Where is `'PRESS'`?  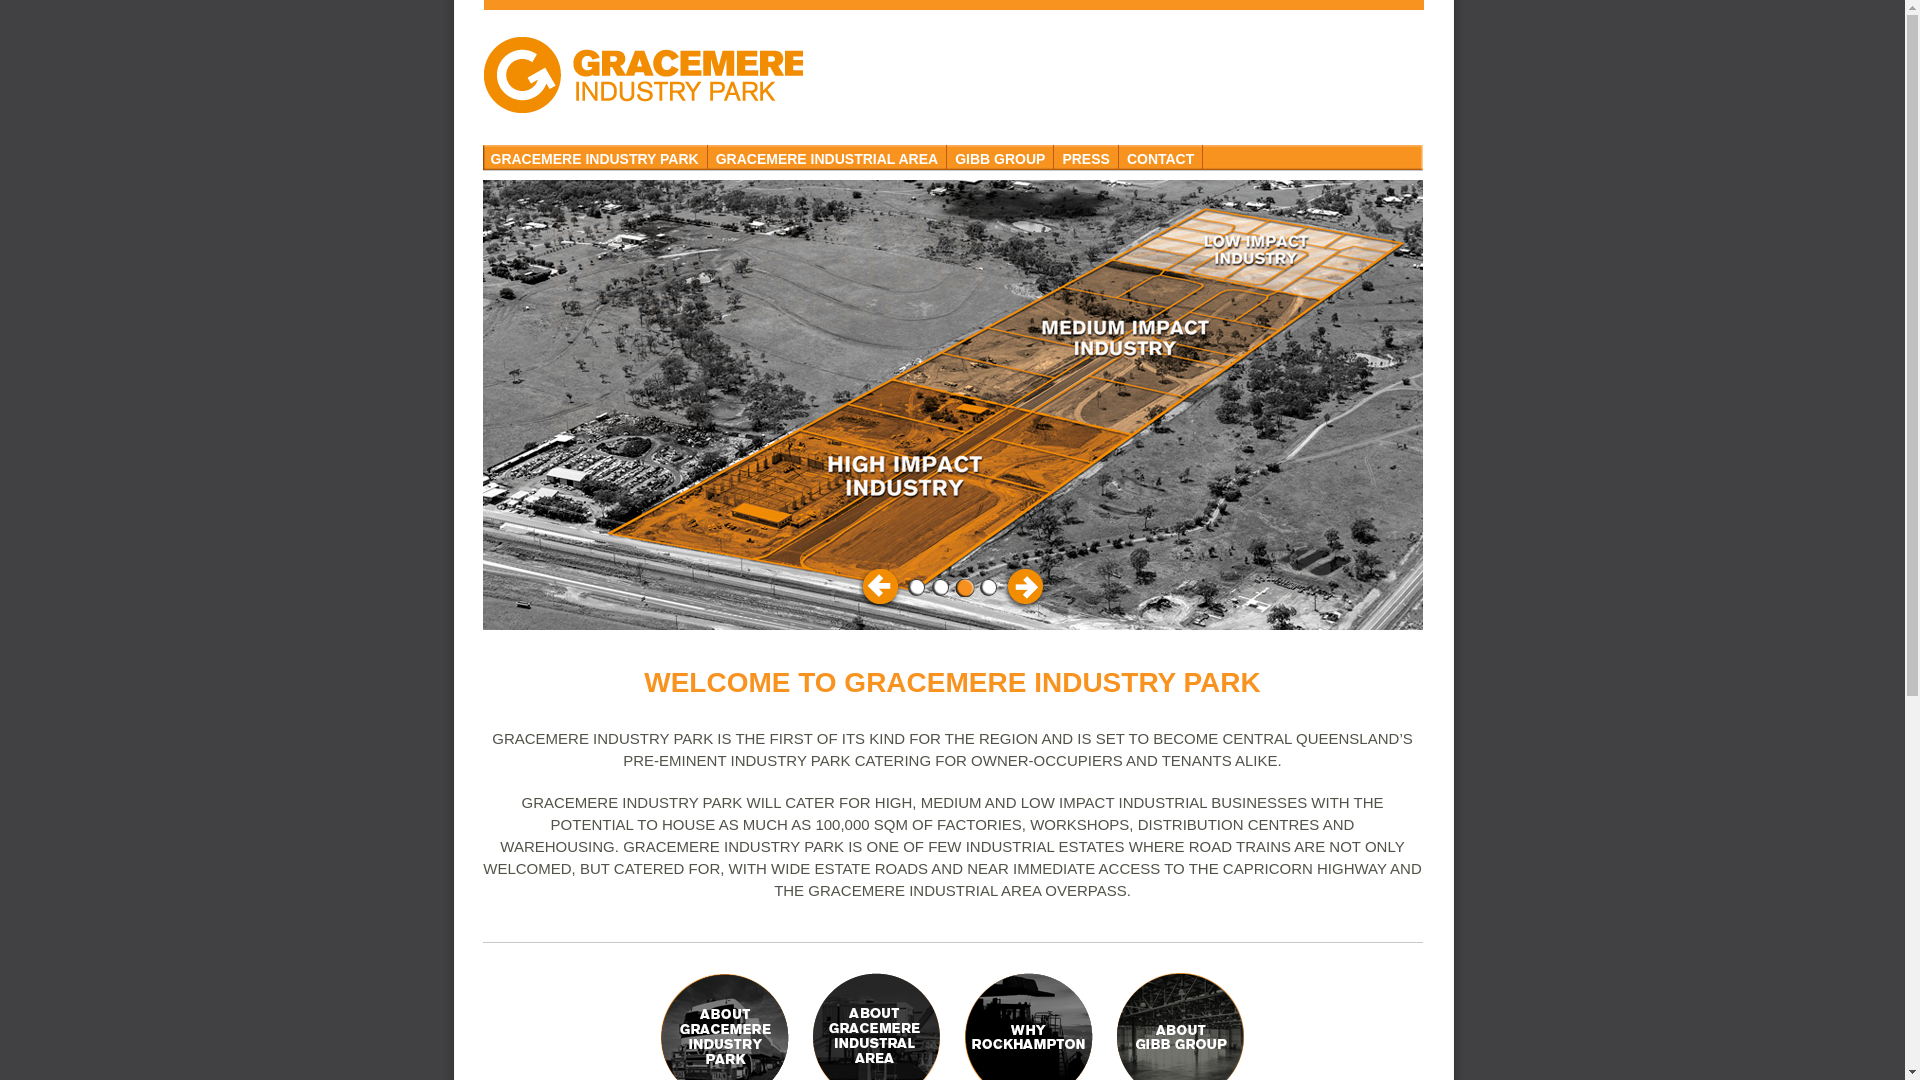 'PRESS' is located at coordinates (1084, 156).